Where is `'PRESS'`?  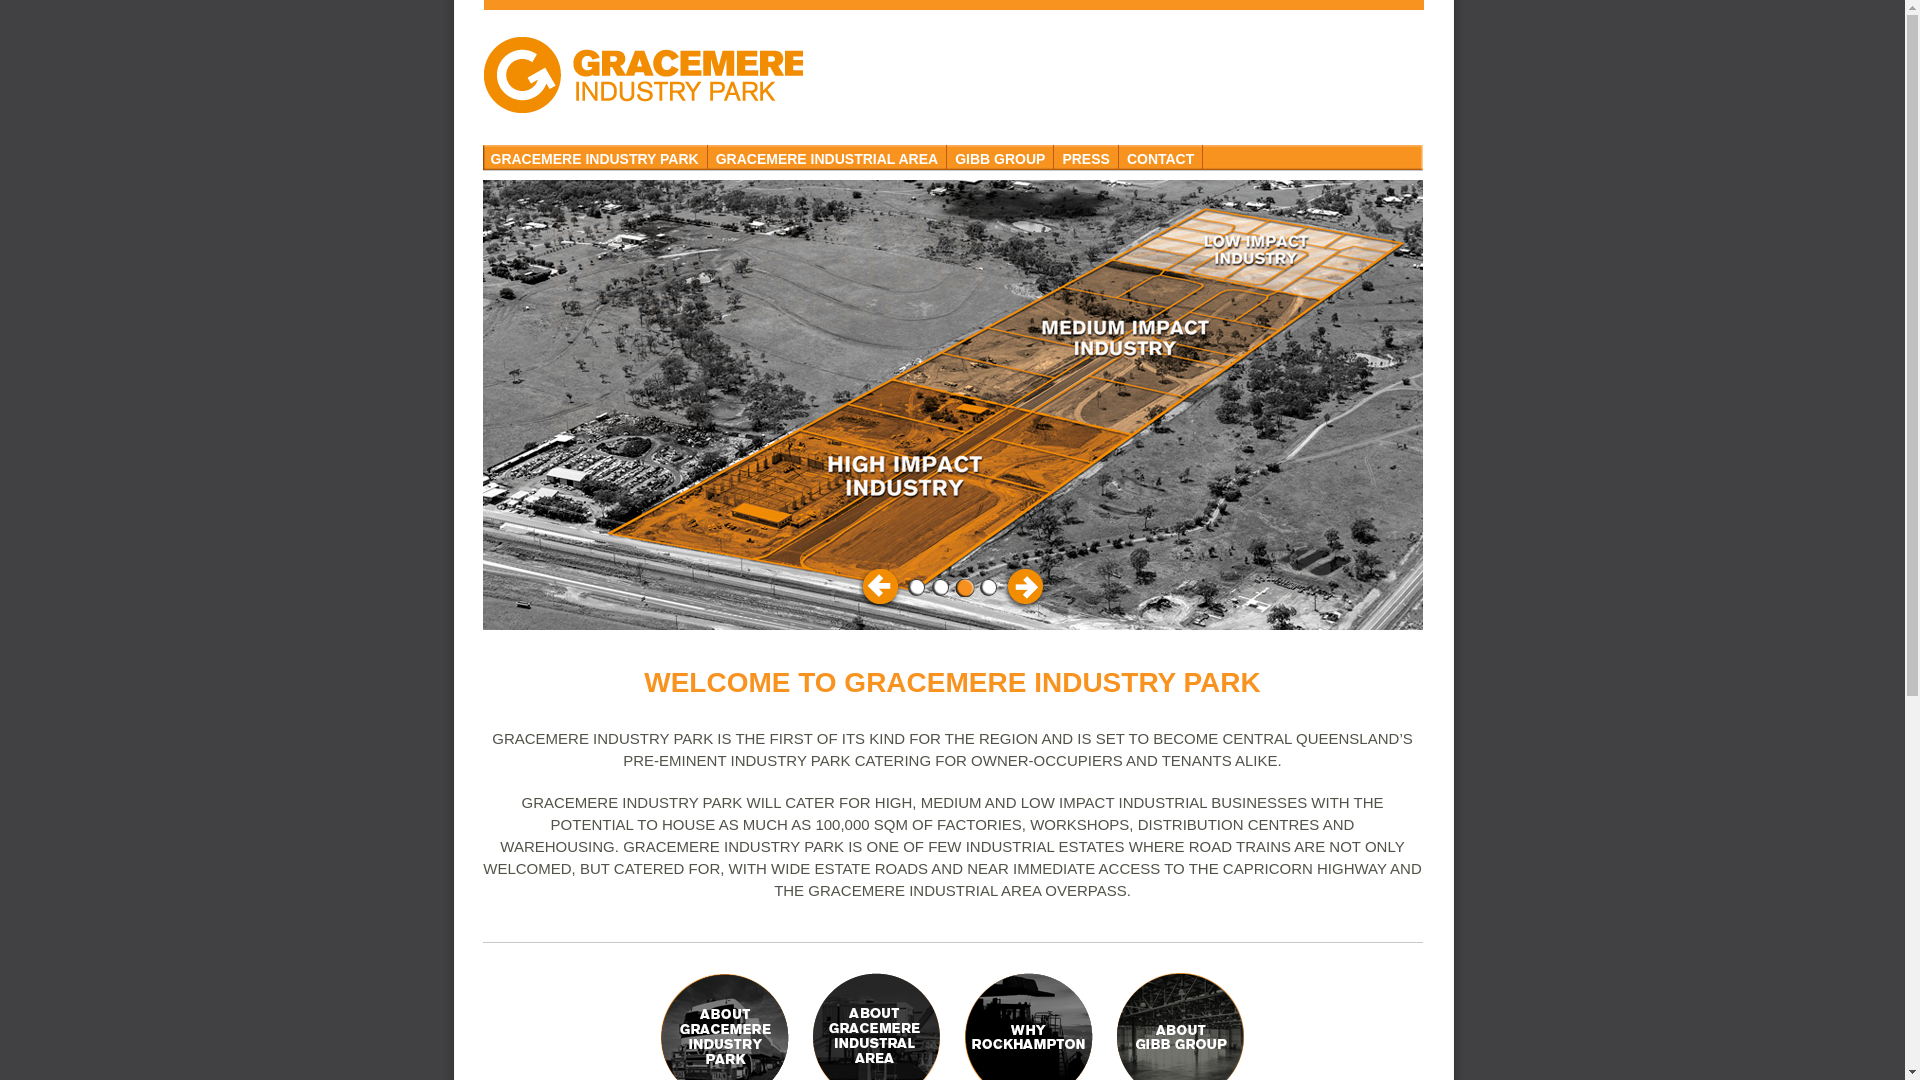 'PRESS' is located at coordinates (1084, 156).